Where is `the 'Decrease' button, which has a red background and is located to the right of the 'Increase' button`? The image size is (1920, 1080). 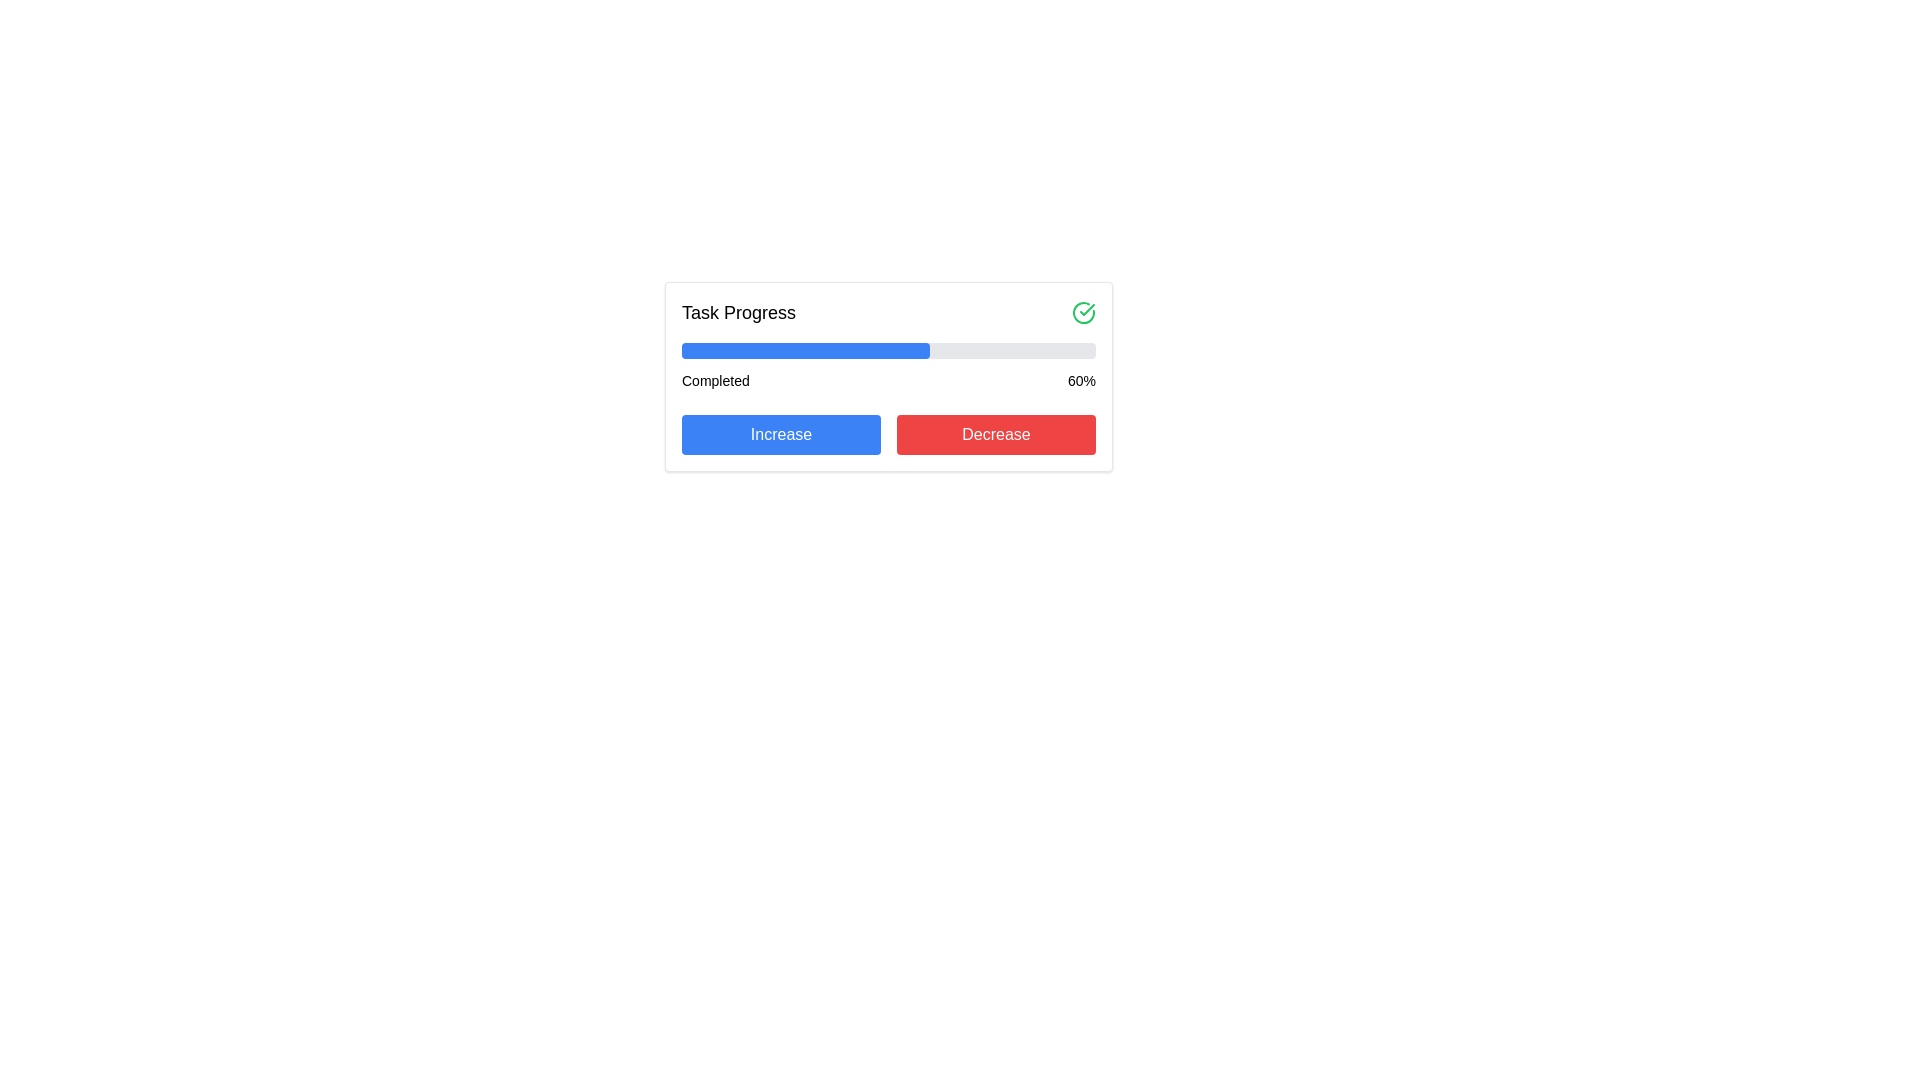 the 'Decrease' button, which has a red background and is located to the right of the 'Increase' button is located at coordinates (996, 434).